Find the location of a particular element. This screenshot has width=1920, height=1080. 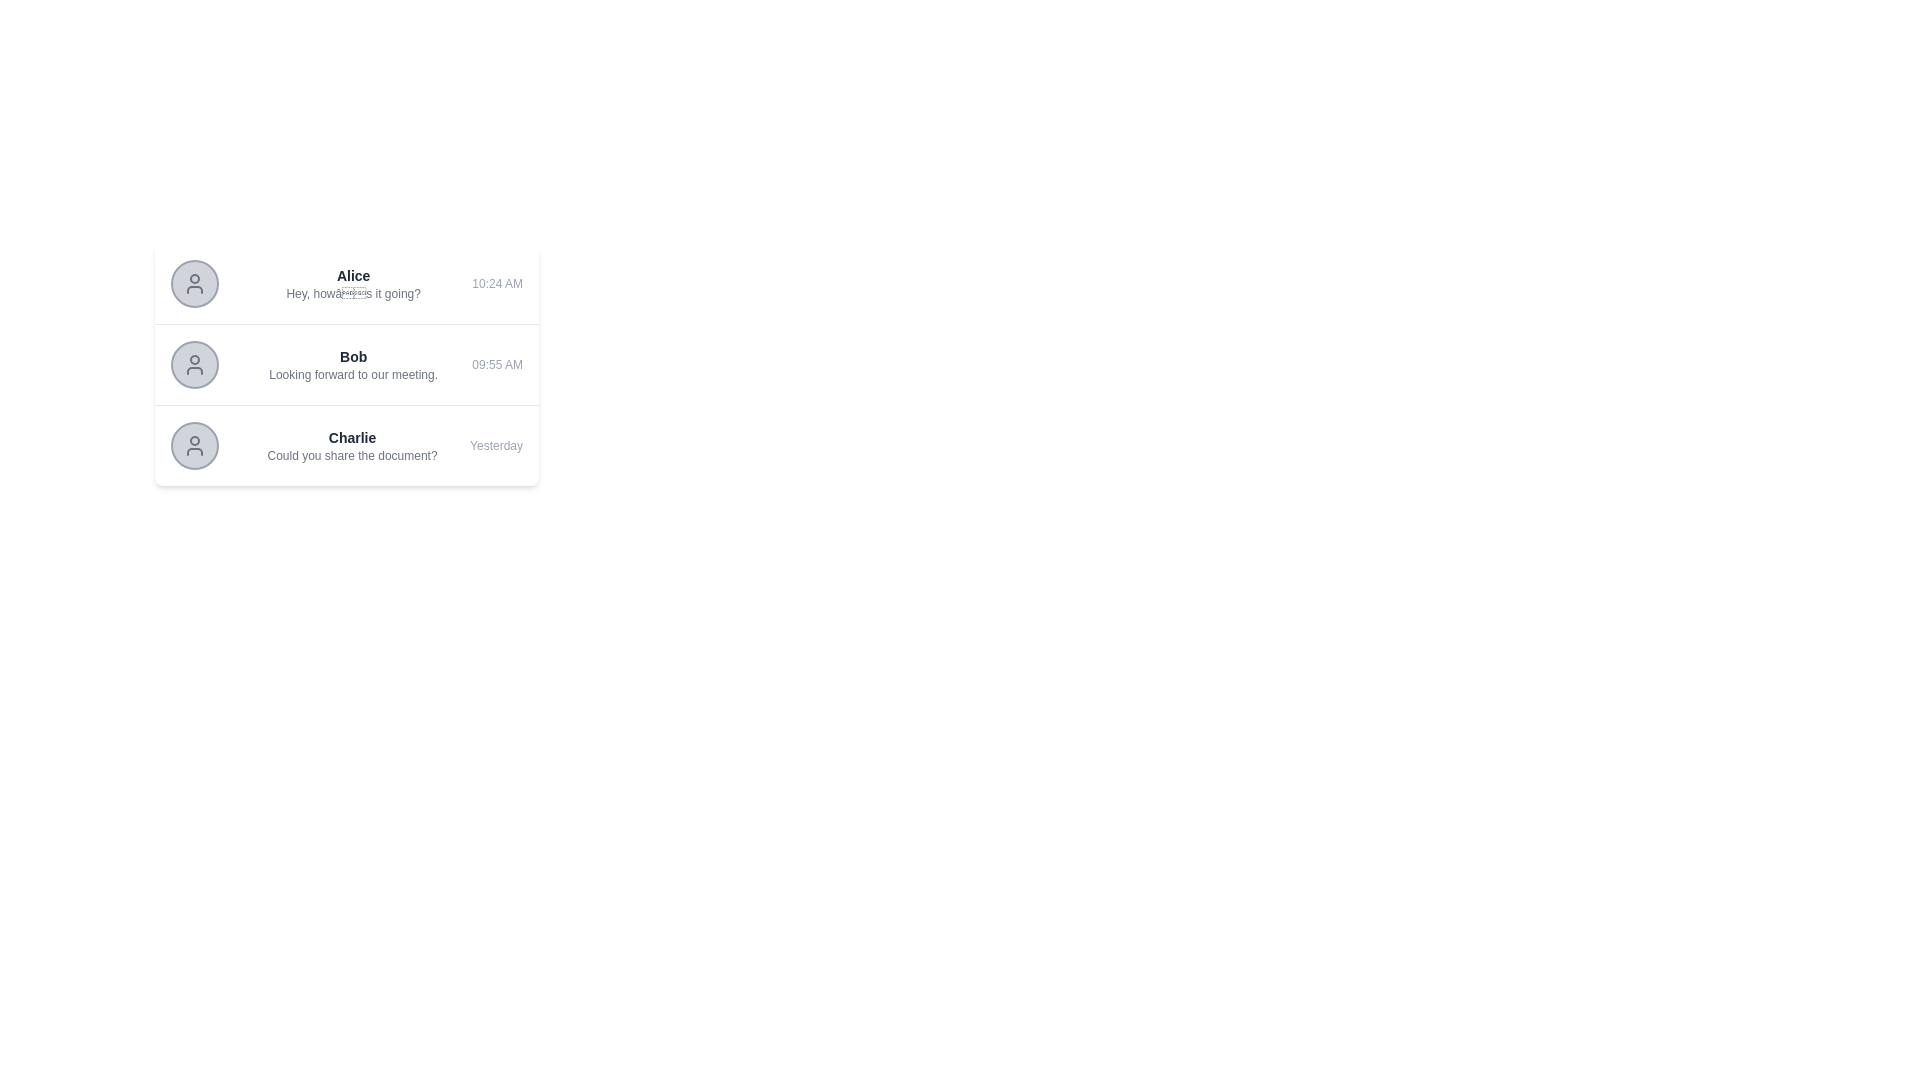

the chat message item from 'Charlie' which includes the message preview 'Could you share the document?' and the timestamp 'Yesterday'. This item is the third in a vertical list of chat messages is located at coordinates (346, 445).